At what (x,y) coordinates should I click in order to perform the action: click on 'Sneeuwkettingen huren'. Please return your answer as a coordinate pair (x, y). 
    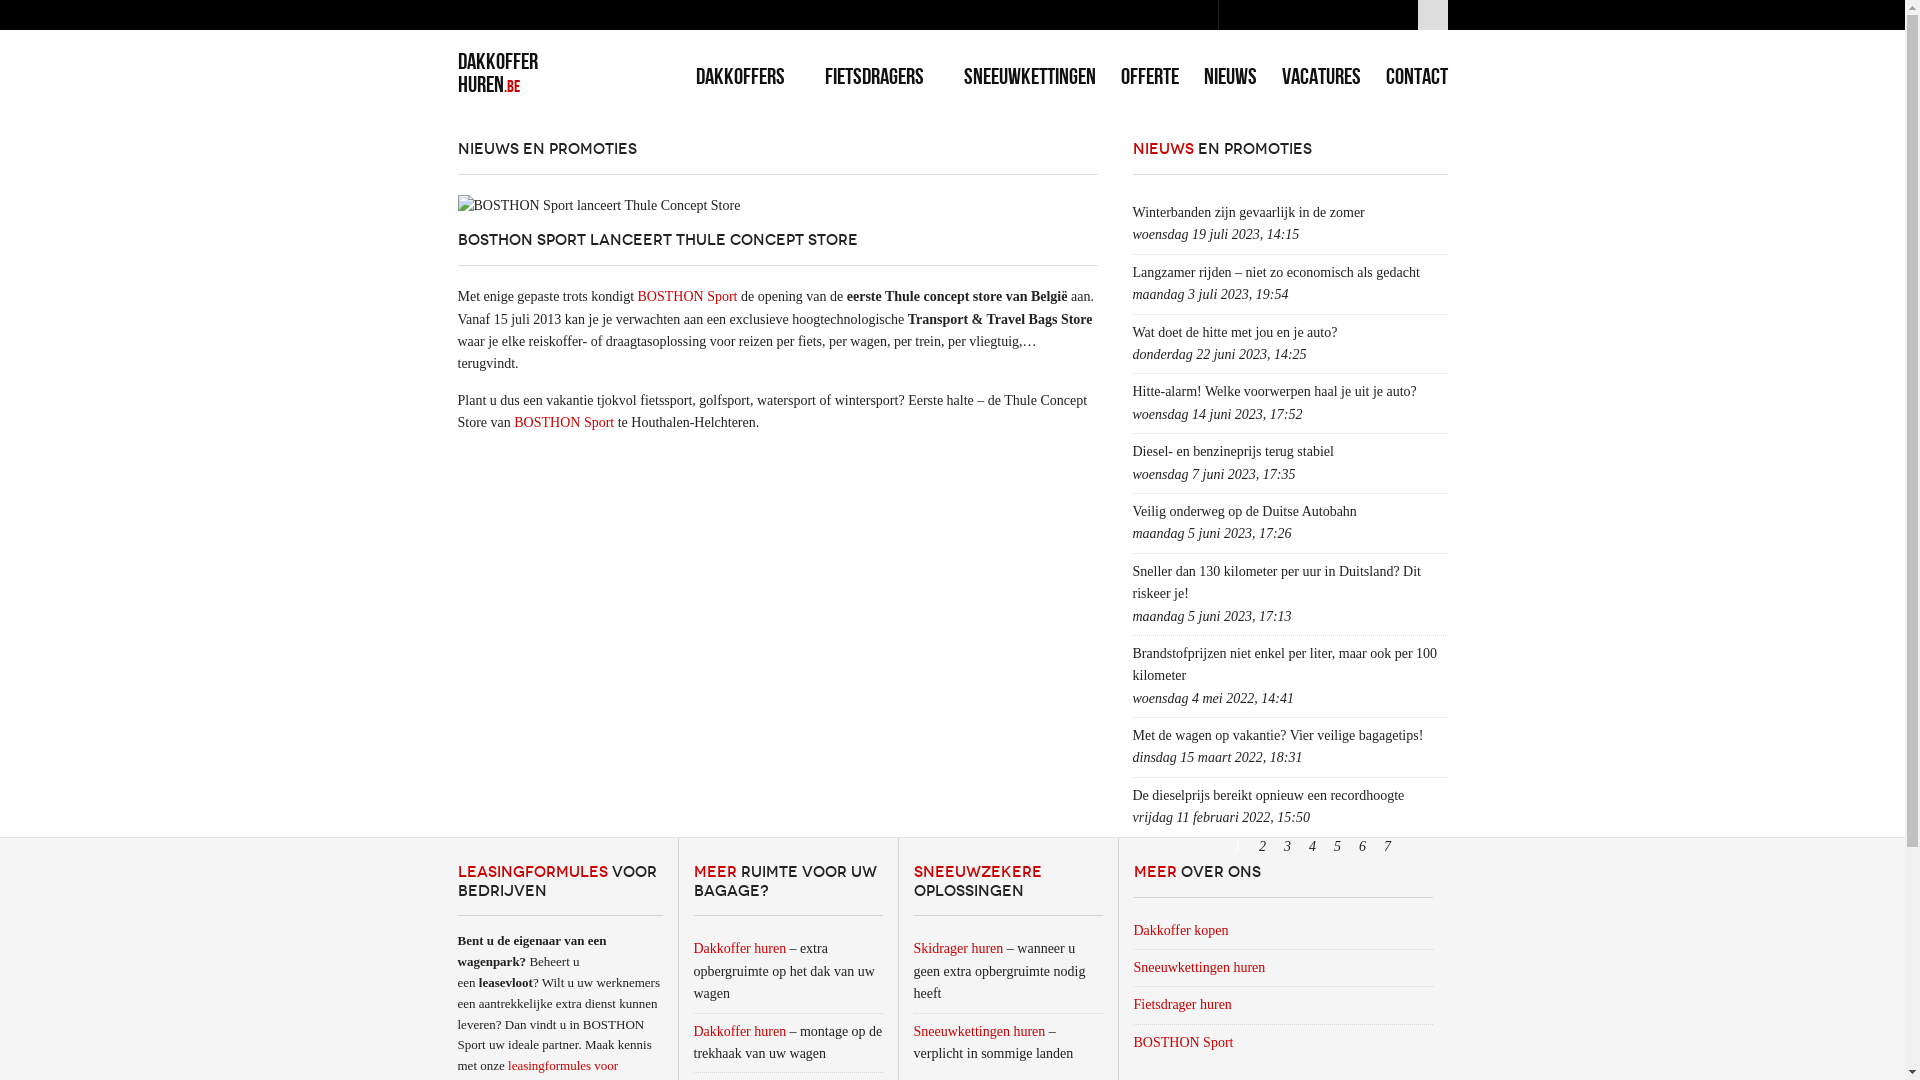
    Looking at the image, I should click on (979, 1031).